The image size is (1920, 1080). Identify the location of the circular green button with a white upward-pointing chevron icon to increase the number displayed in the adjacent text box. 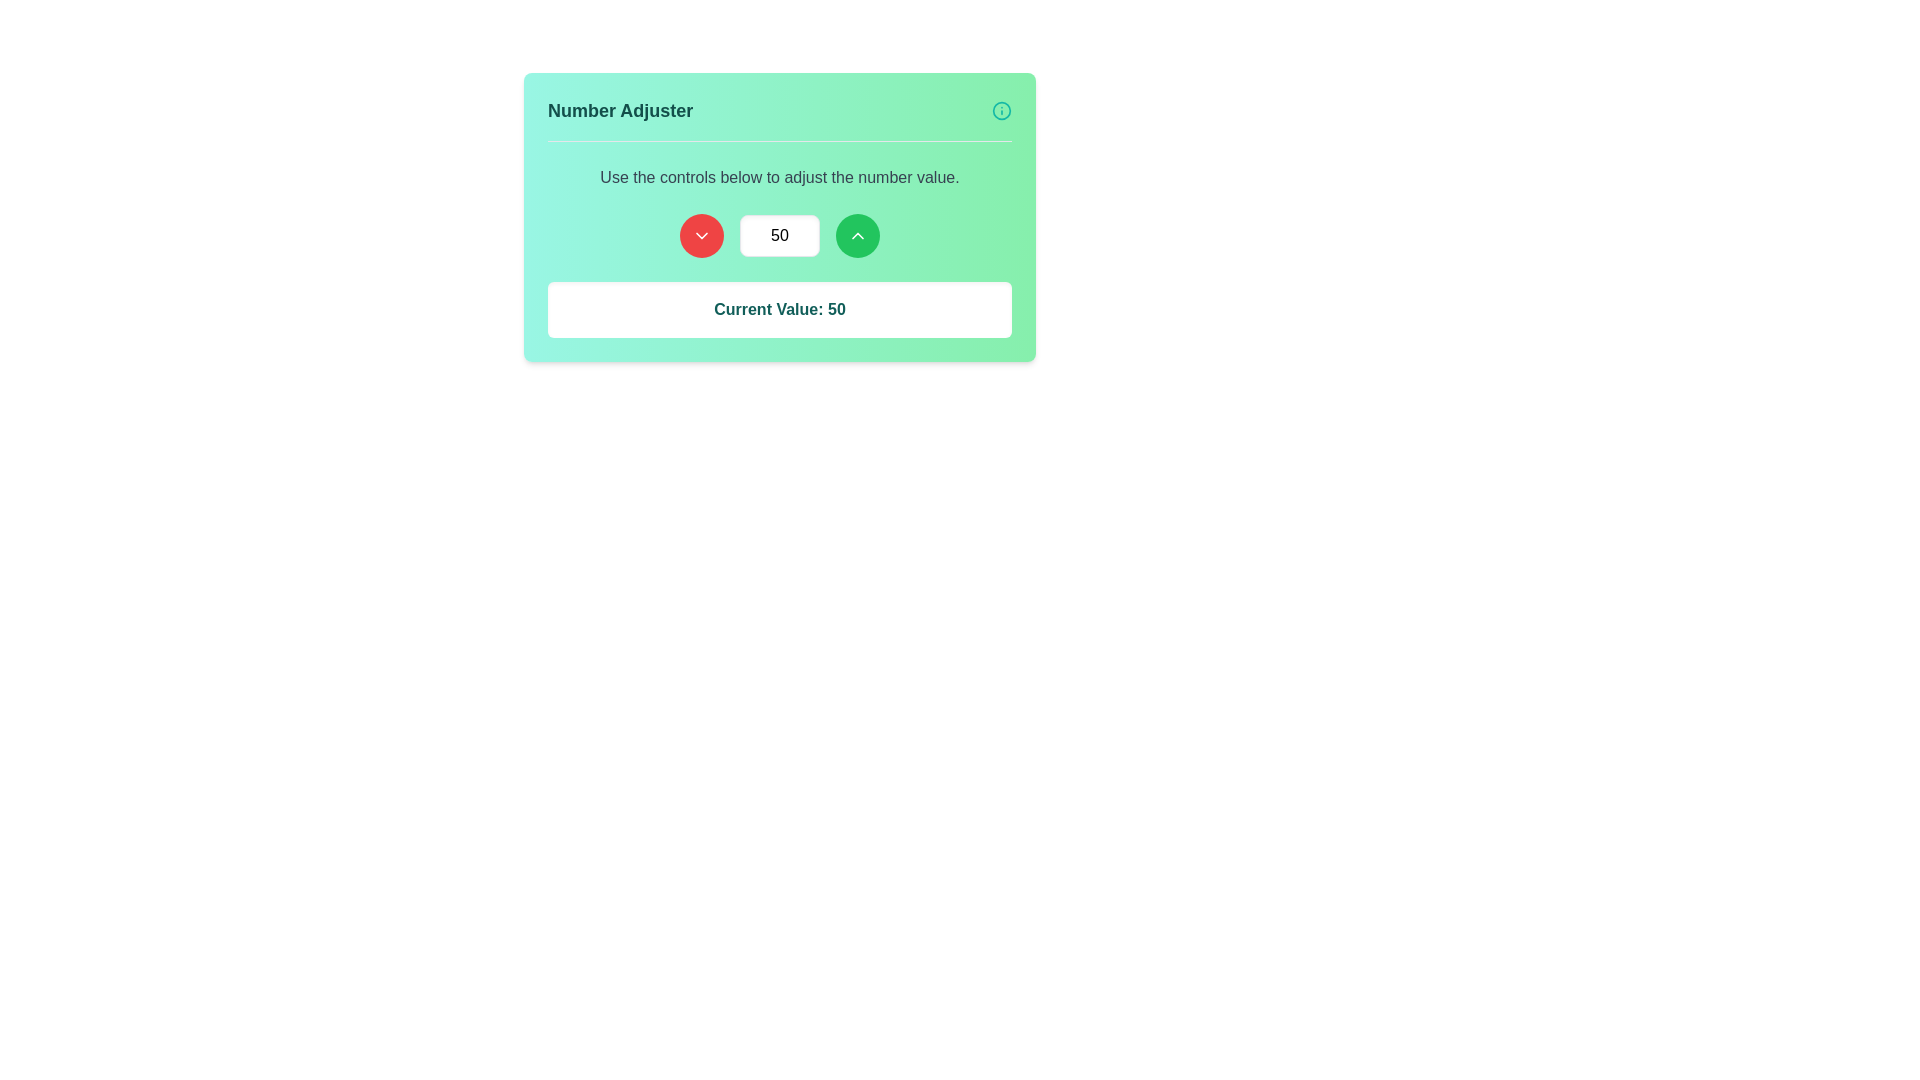
(858, 234).